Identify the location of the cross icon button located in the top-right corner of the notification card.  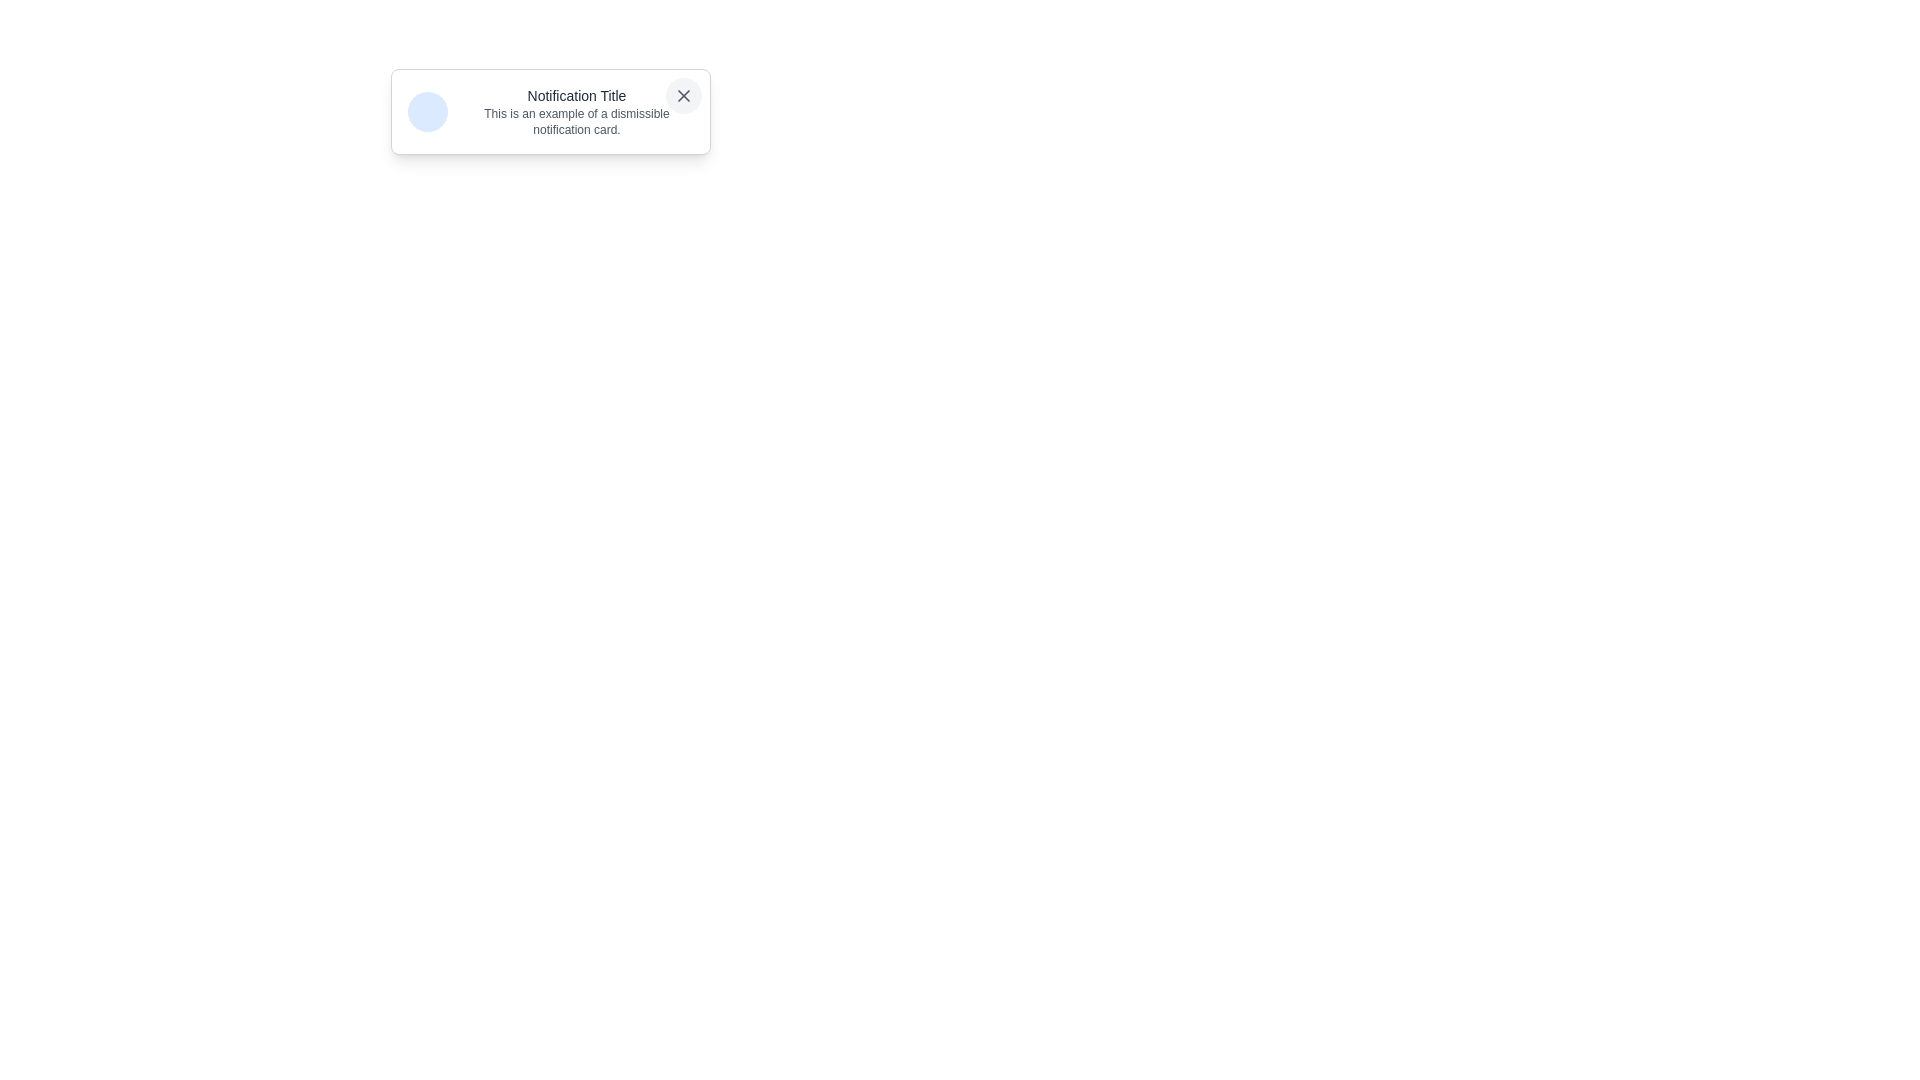
(684, 96).